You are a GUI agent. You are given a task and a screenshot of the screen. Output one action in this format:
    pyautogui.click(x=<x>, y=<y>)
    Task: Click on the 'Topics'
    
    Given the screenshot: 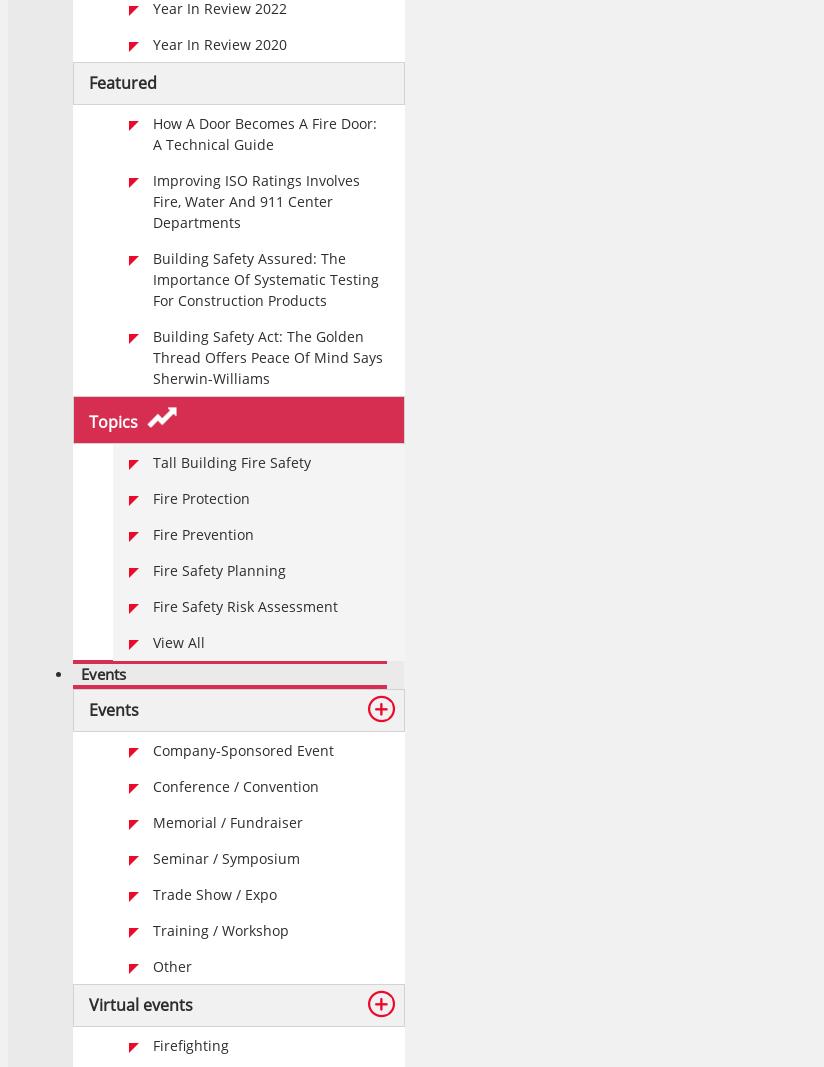 What is the action you would take?
    pyautogui.click(x=115, y=420)
    